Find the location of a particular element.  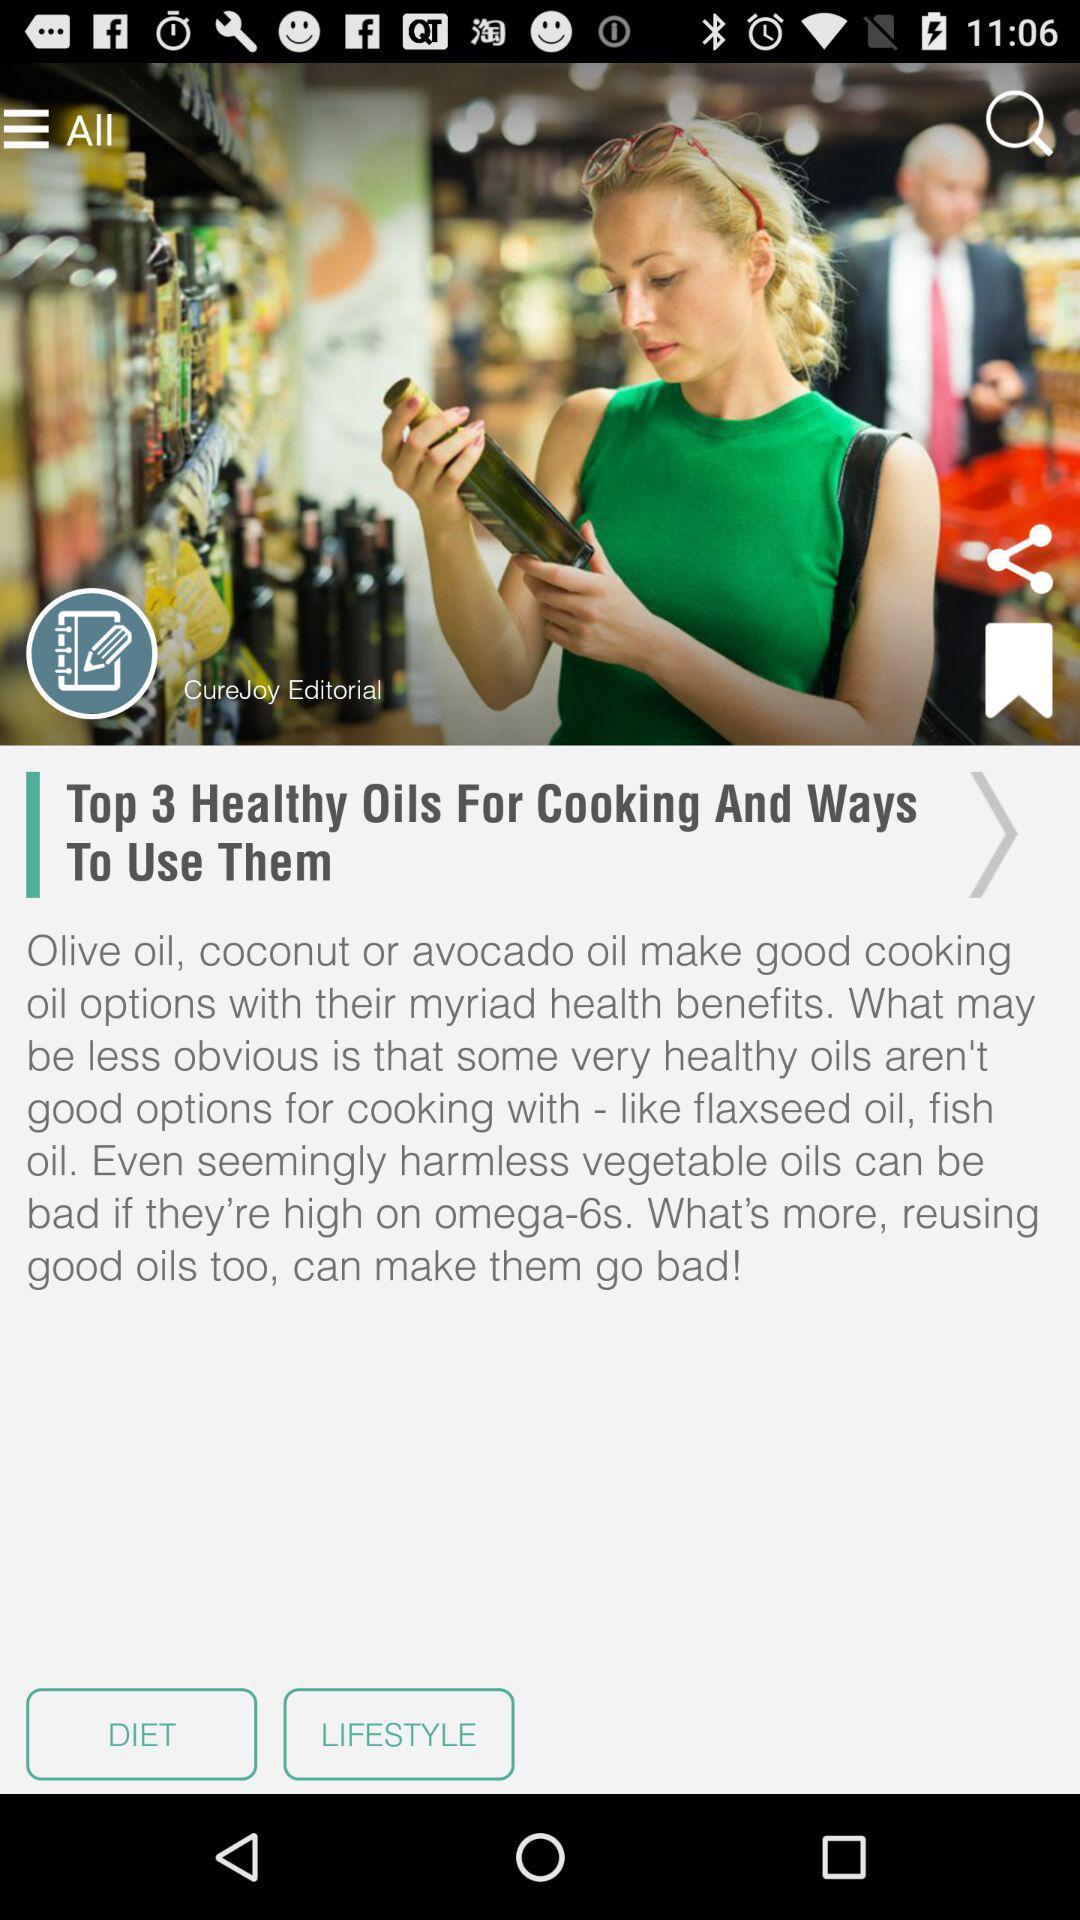

diet at the bottom left corner is located at coordinates (140, 1733).